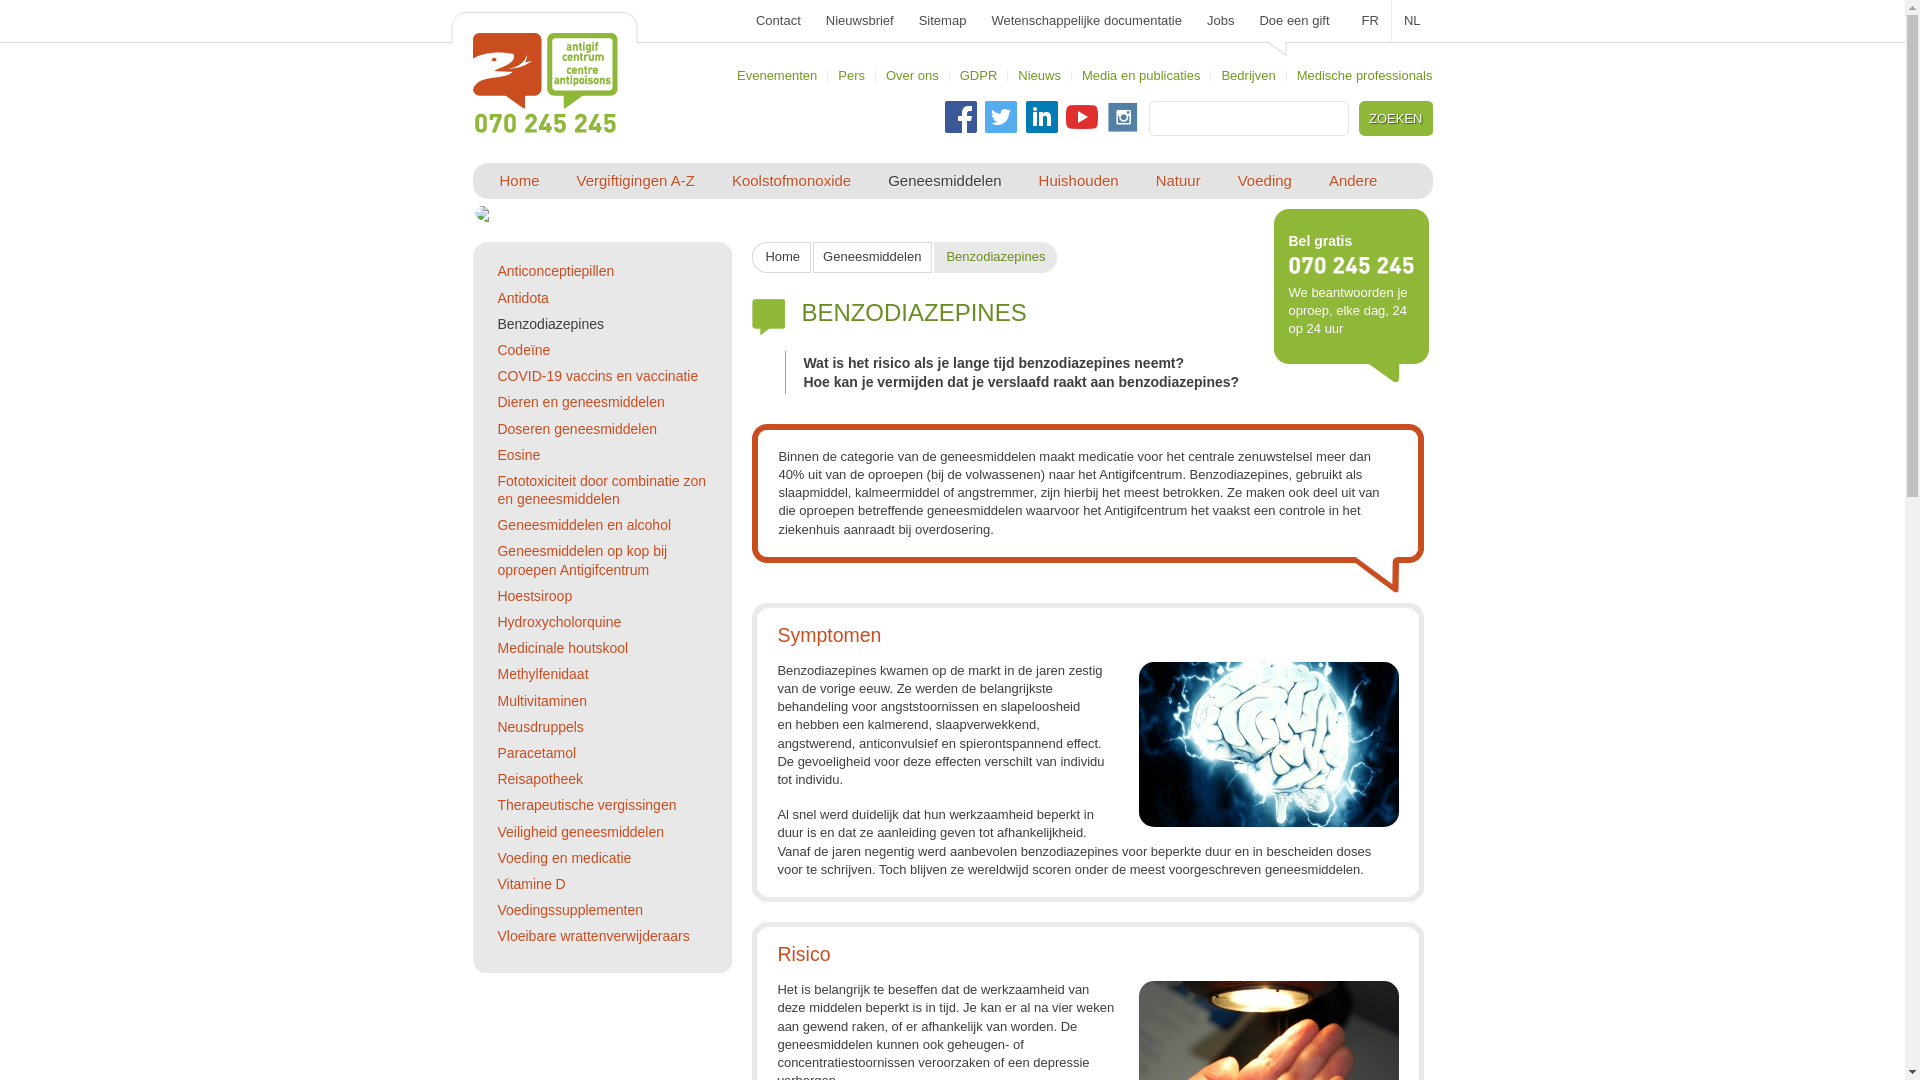 The width and height of the screenshot is (1920, 1080). What do you see at coordinates (776, 74) in the screenshot?
I see `'Evenementen'` at bounding box center [776, 74].